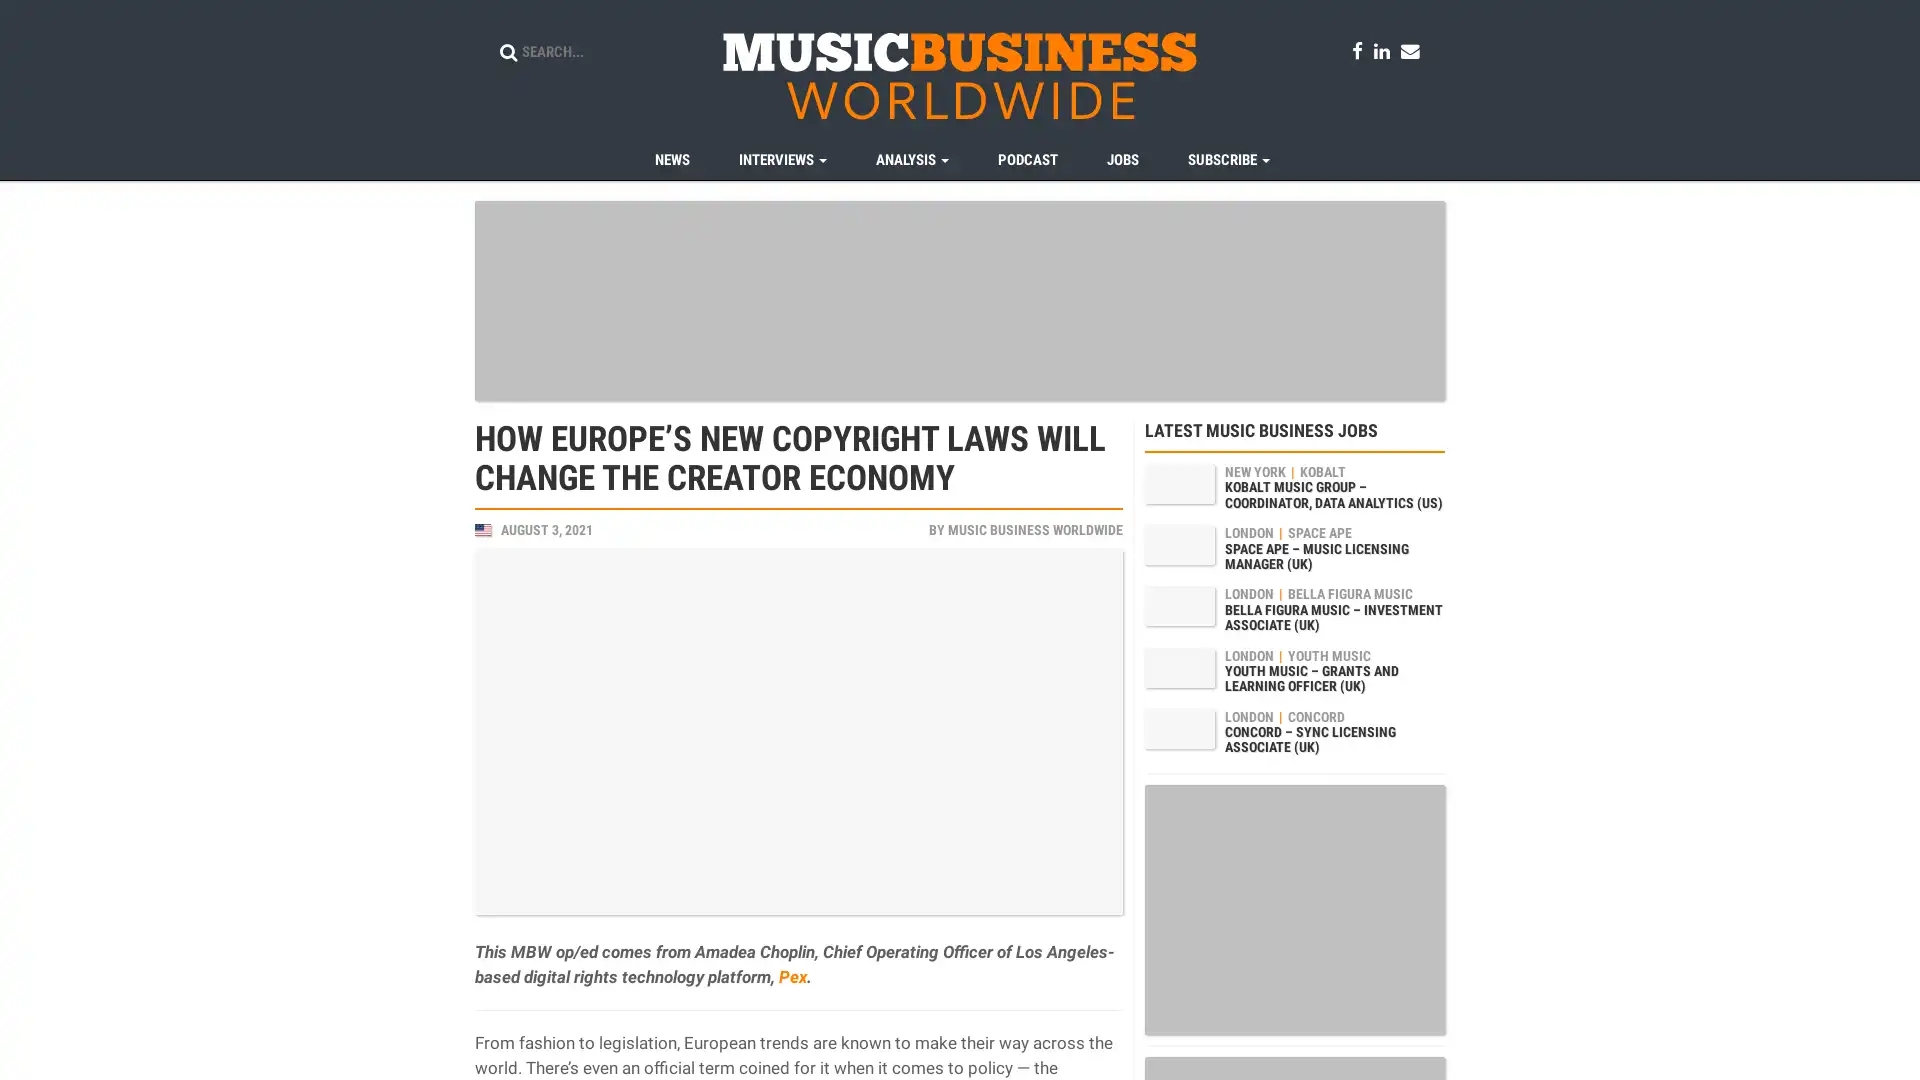 The height and width of the screenshot is (1080, 1920). What do you see at coordinates (1820, 1045) in the screenshot?
I see `dismiss cookie message` at bounding box center [1820, 1045].